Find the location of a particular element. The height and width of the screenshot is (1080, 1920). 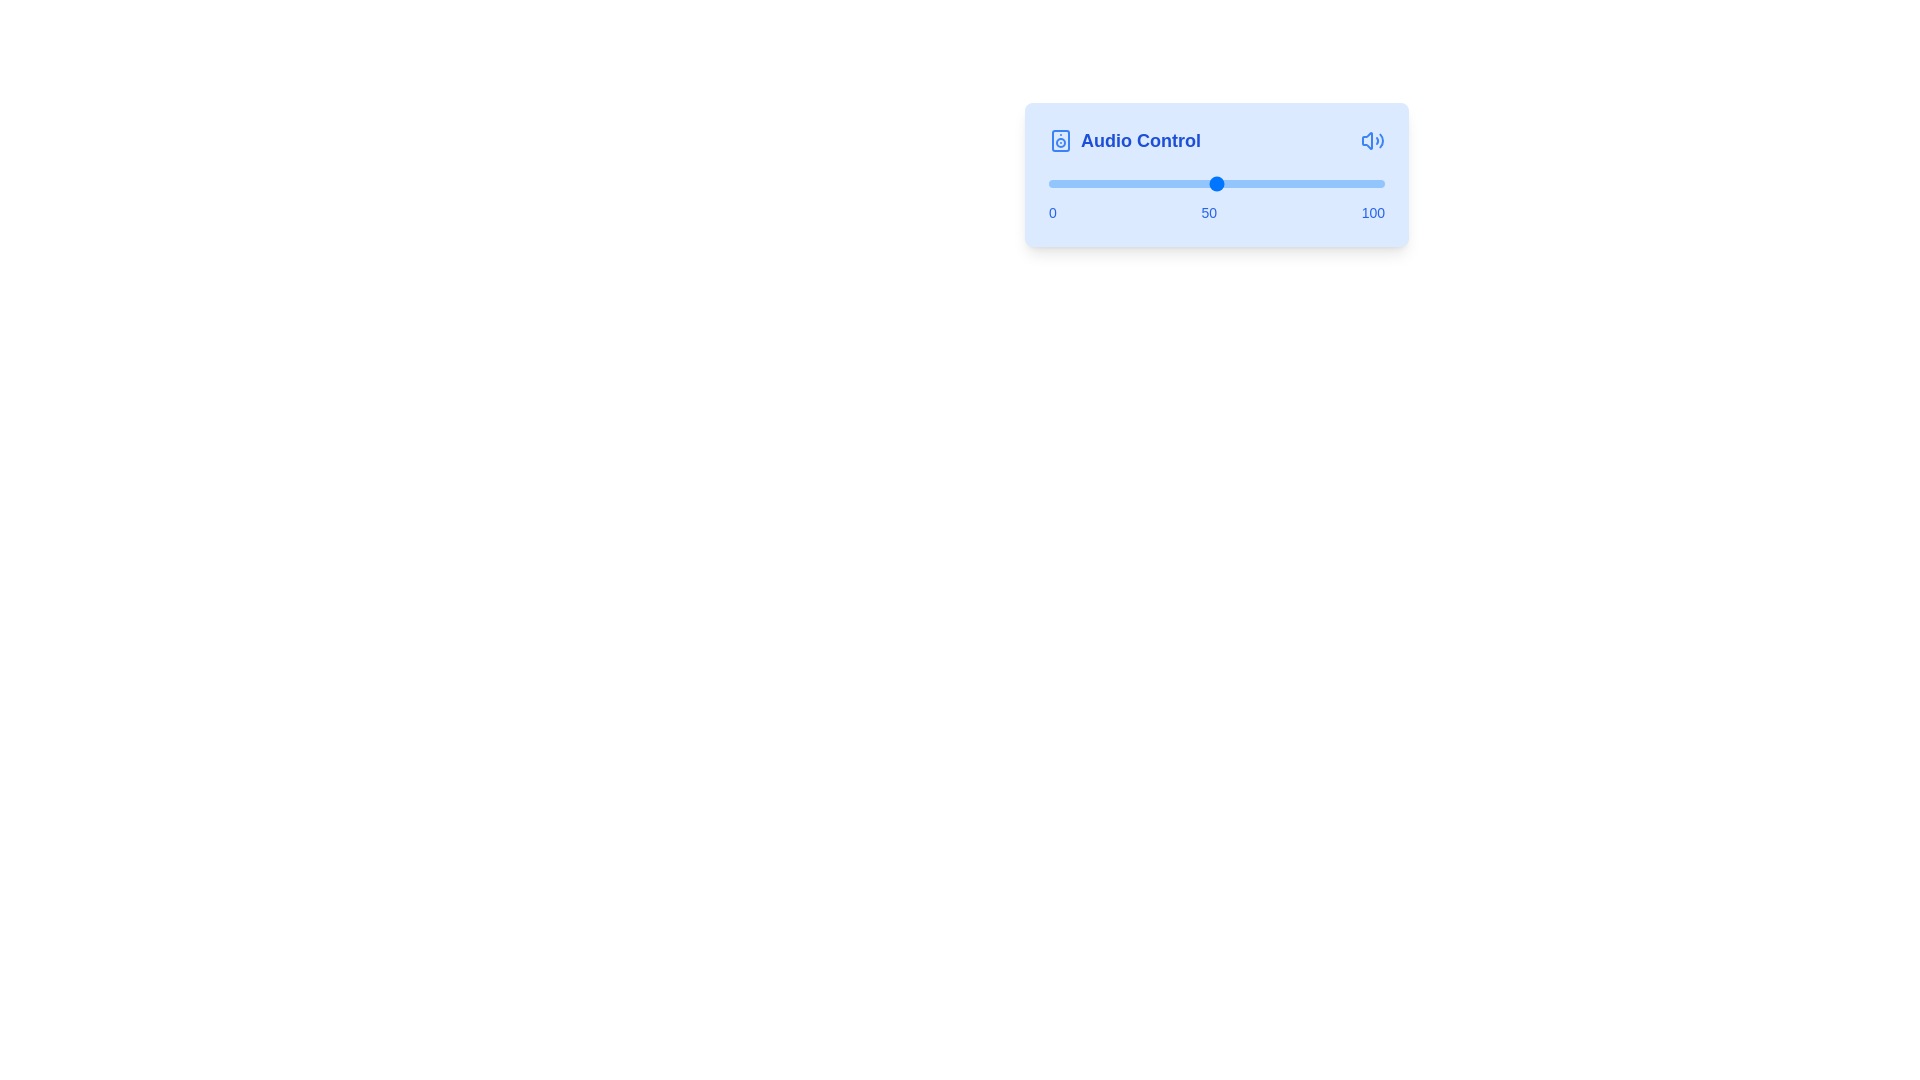

the blue text label displaying '100', which is positioned at the bottom-right edge of the audio control interface, to interact with it if functionality is provided is located at coordinates (1372, 212).